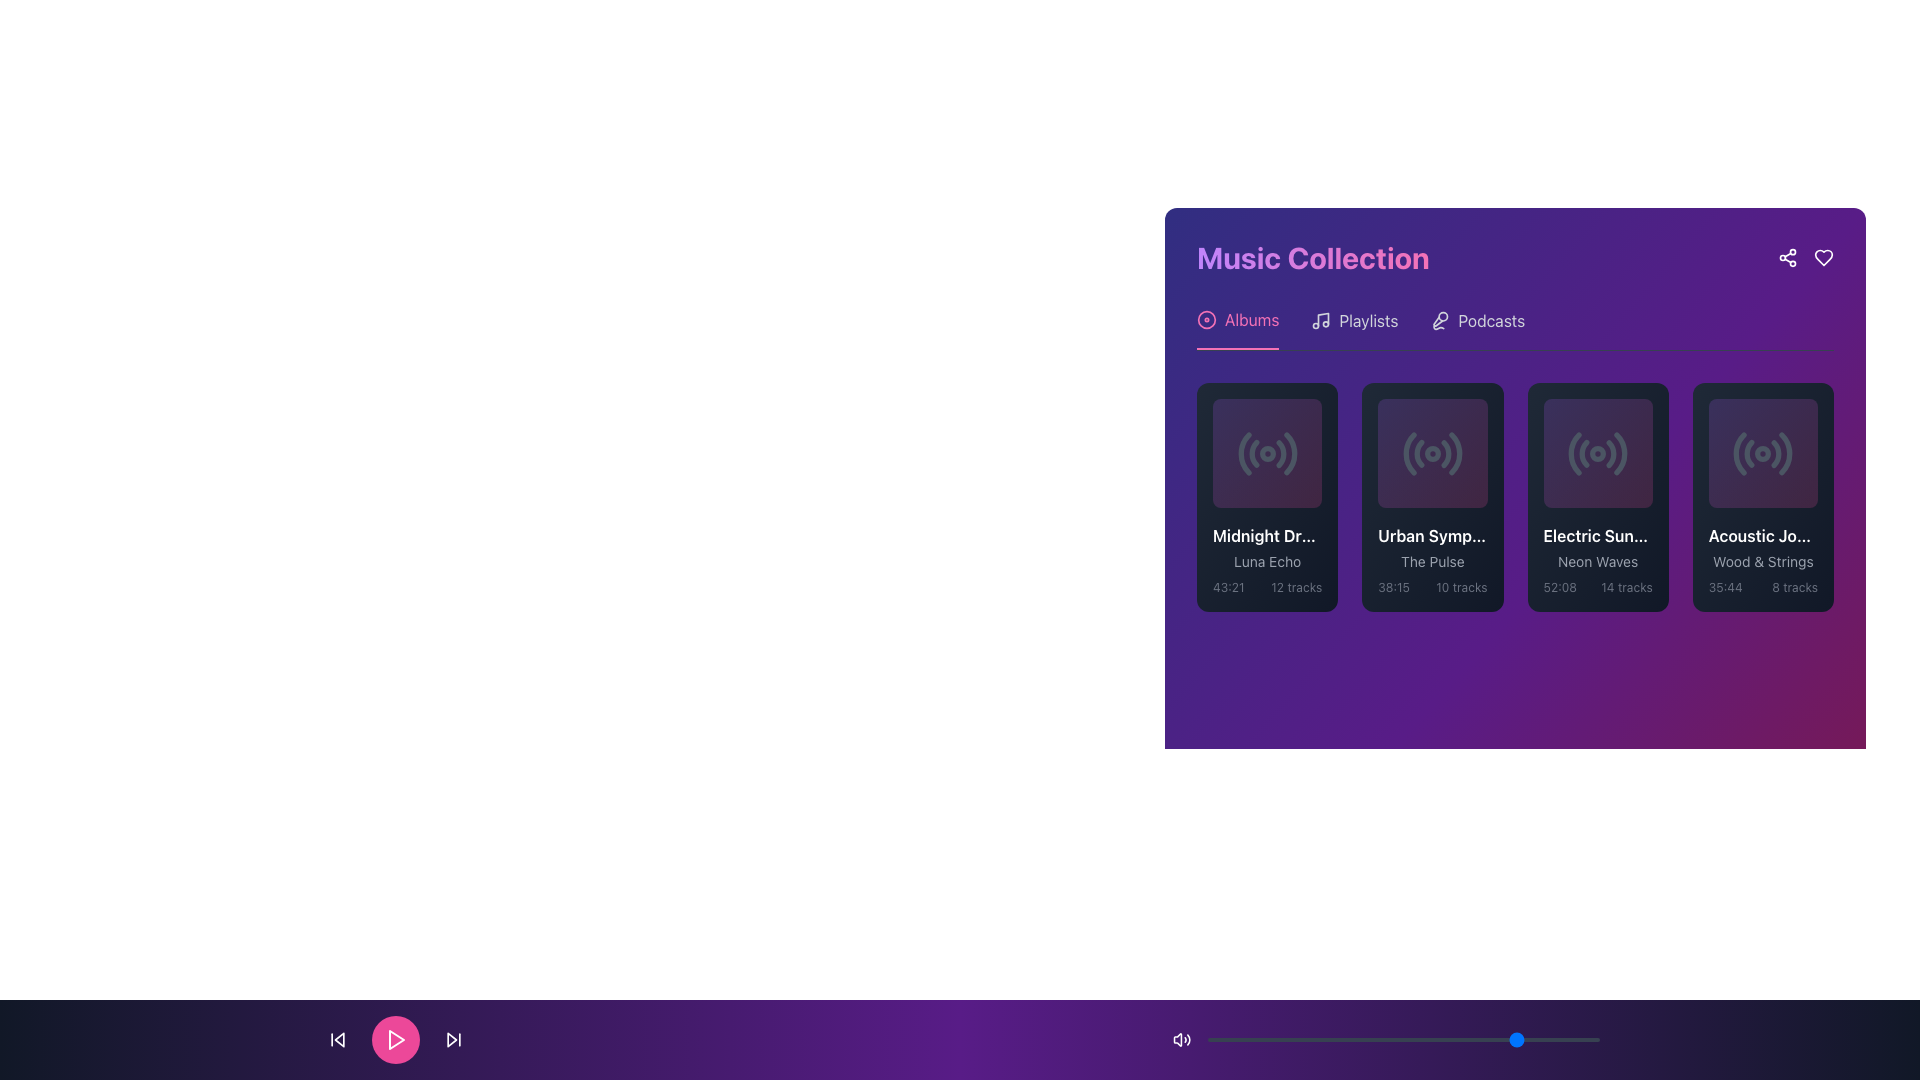 Image resolution: width=1920 pixels, height=1080 pixels. What do you see at coordinates (1597, 453) in the screenshot?
I see `the circular radio wave icon with a dot in the center, located in the 'Electric Sunset' card within the 'Albums' section of the 'Music Collection' interface` at bounding box center [1597, 453].